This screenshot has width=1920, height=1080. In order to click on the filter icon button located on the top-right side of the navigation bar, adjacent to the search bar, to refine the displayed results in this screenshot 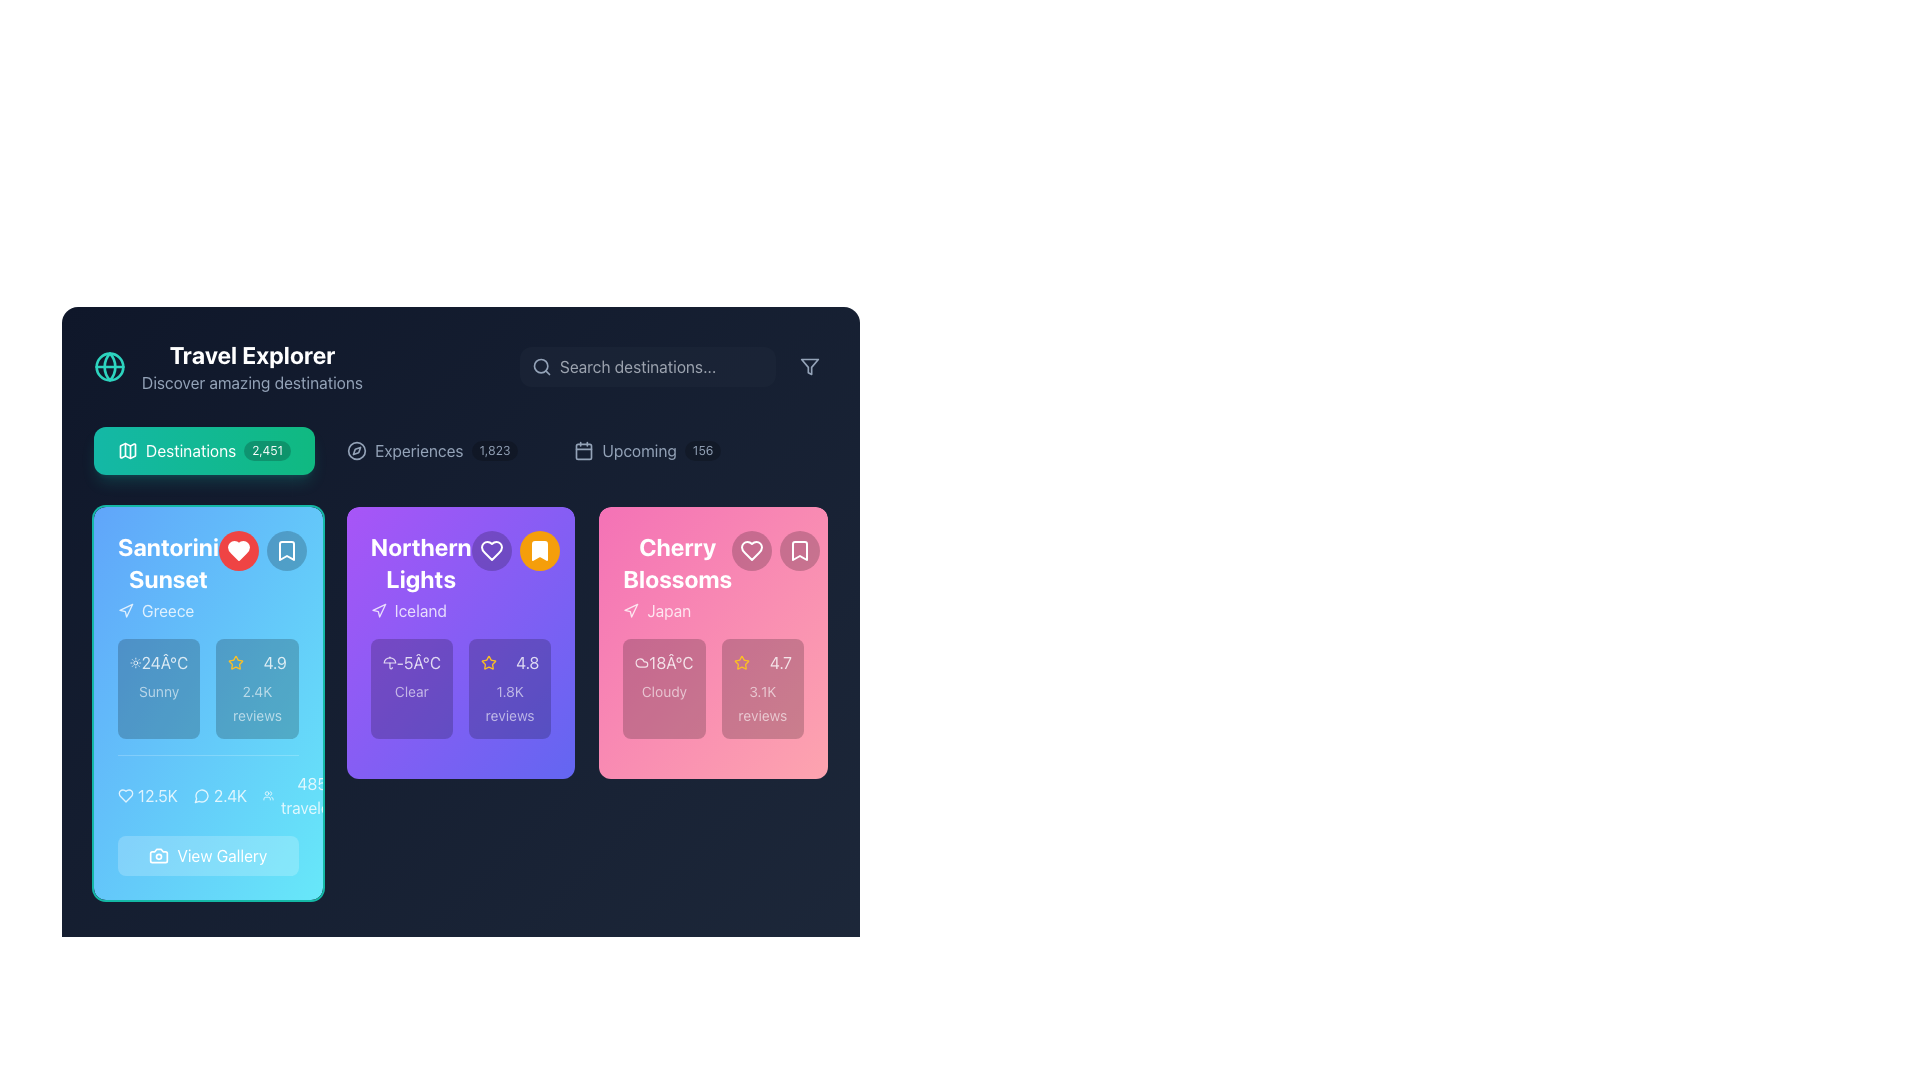, I will do `click(810, 366)`.